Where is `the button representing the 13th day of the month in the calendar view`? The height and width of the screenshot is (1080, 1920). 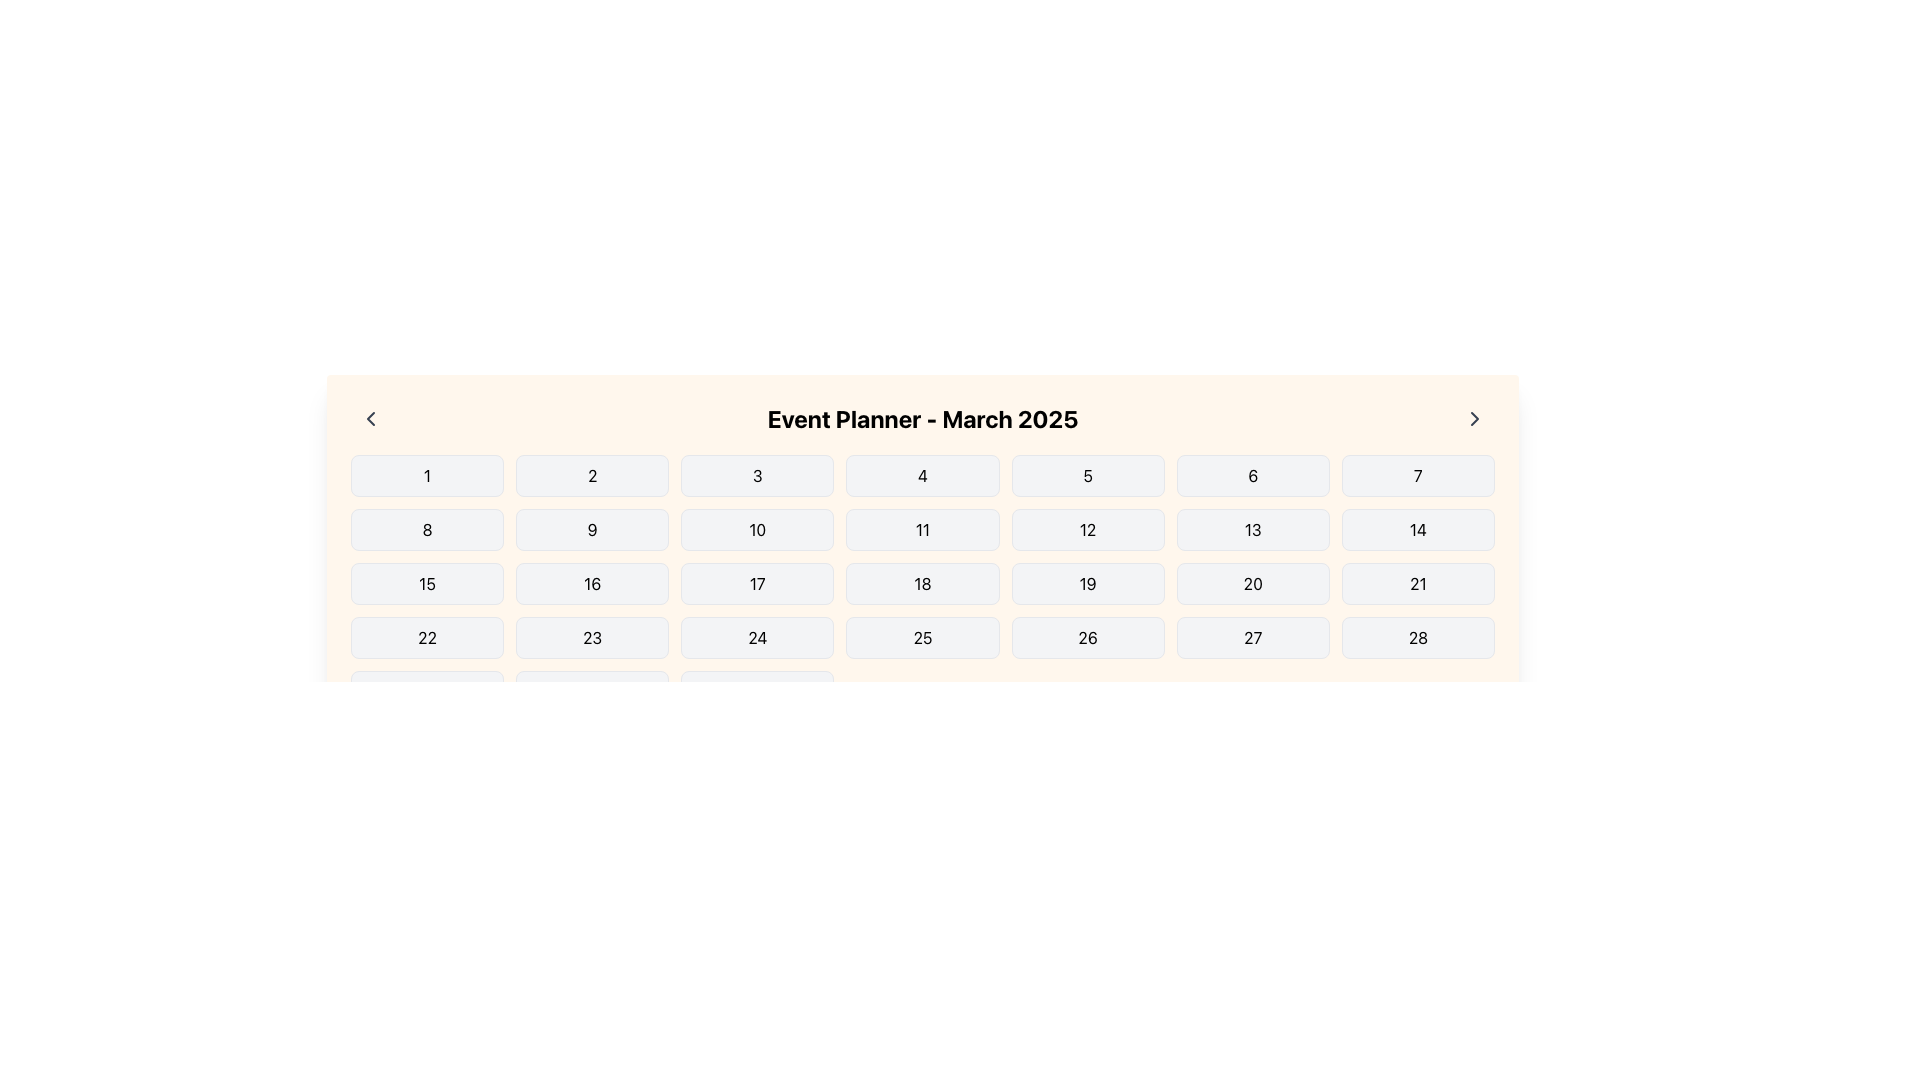
the button representing the 13th day of the month in the calendar view is located at coordinates (1252, 528).